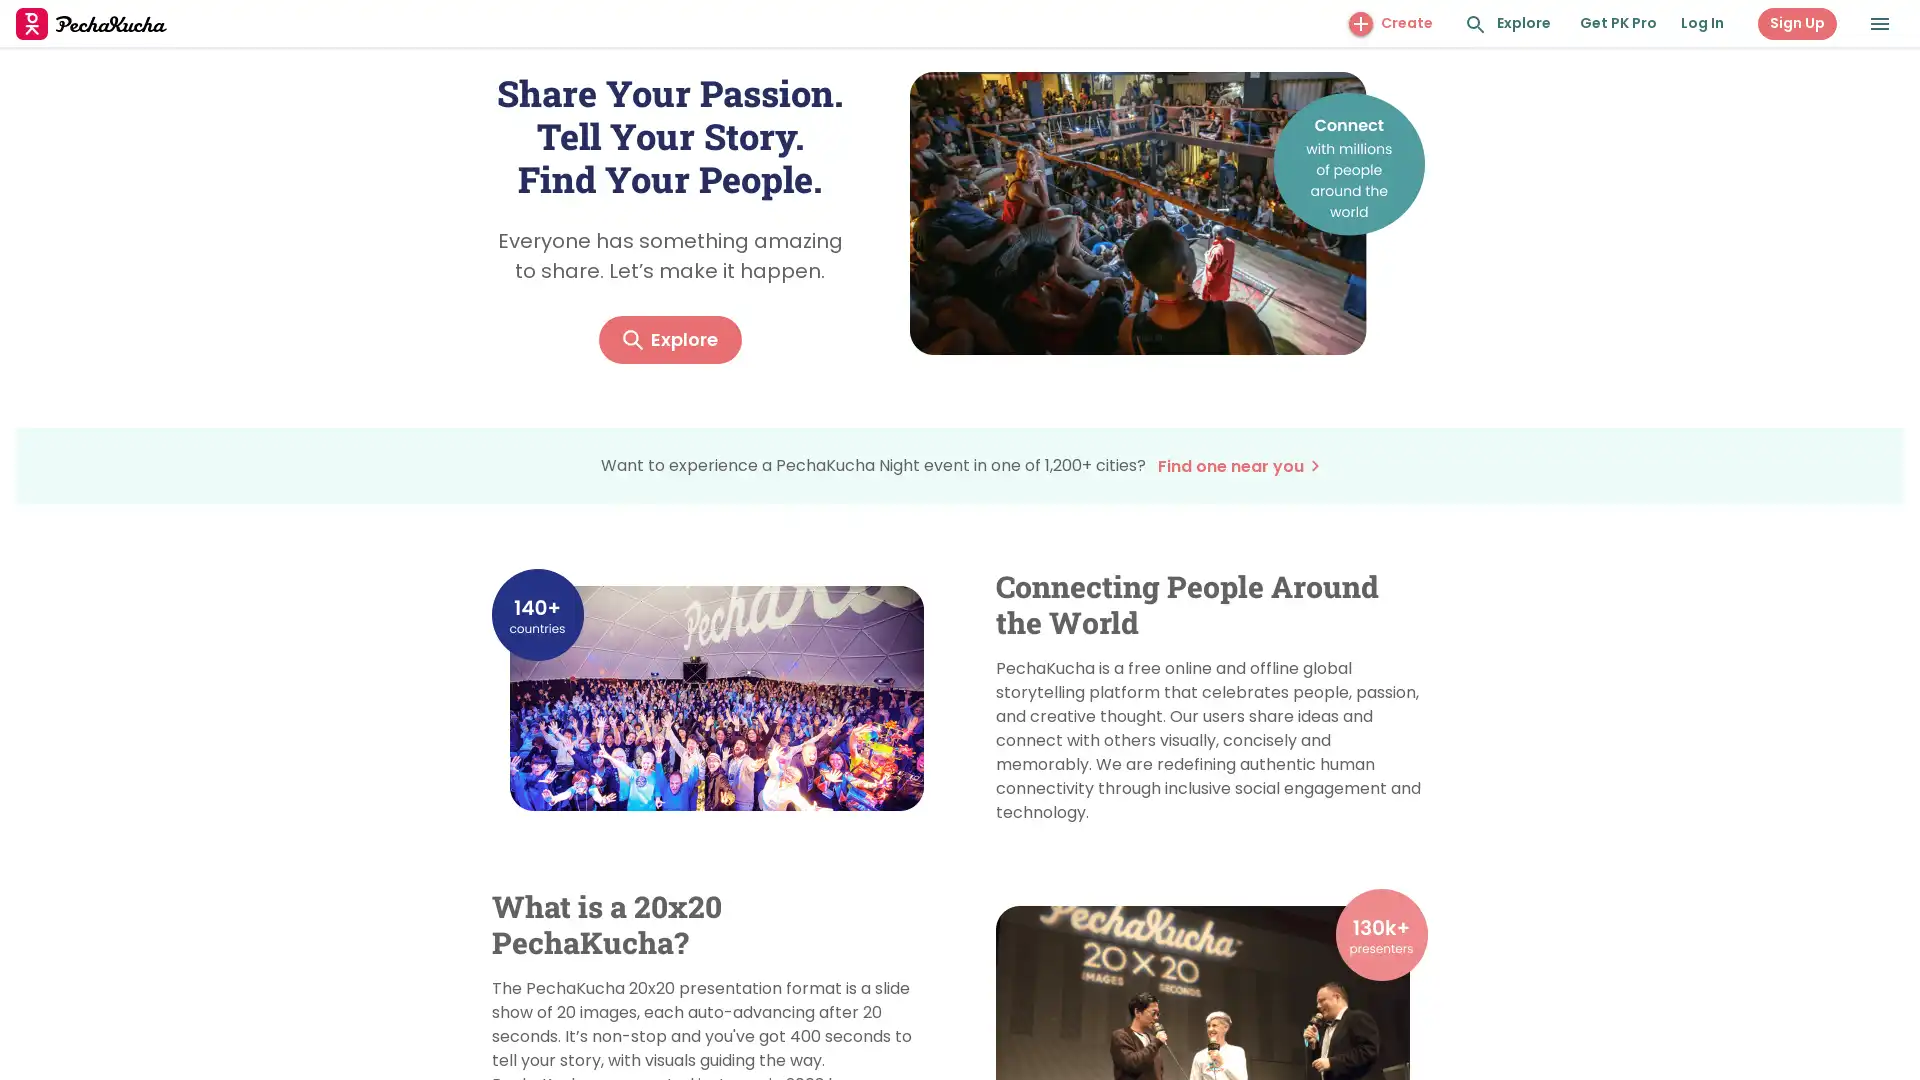  What do you see at coordinates (1235, 465) in the screenshot?
I see `Find one near you` at bounding box center [1235, 465].